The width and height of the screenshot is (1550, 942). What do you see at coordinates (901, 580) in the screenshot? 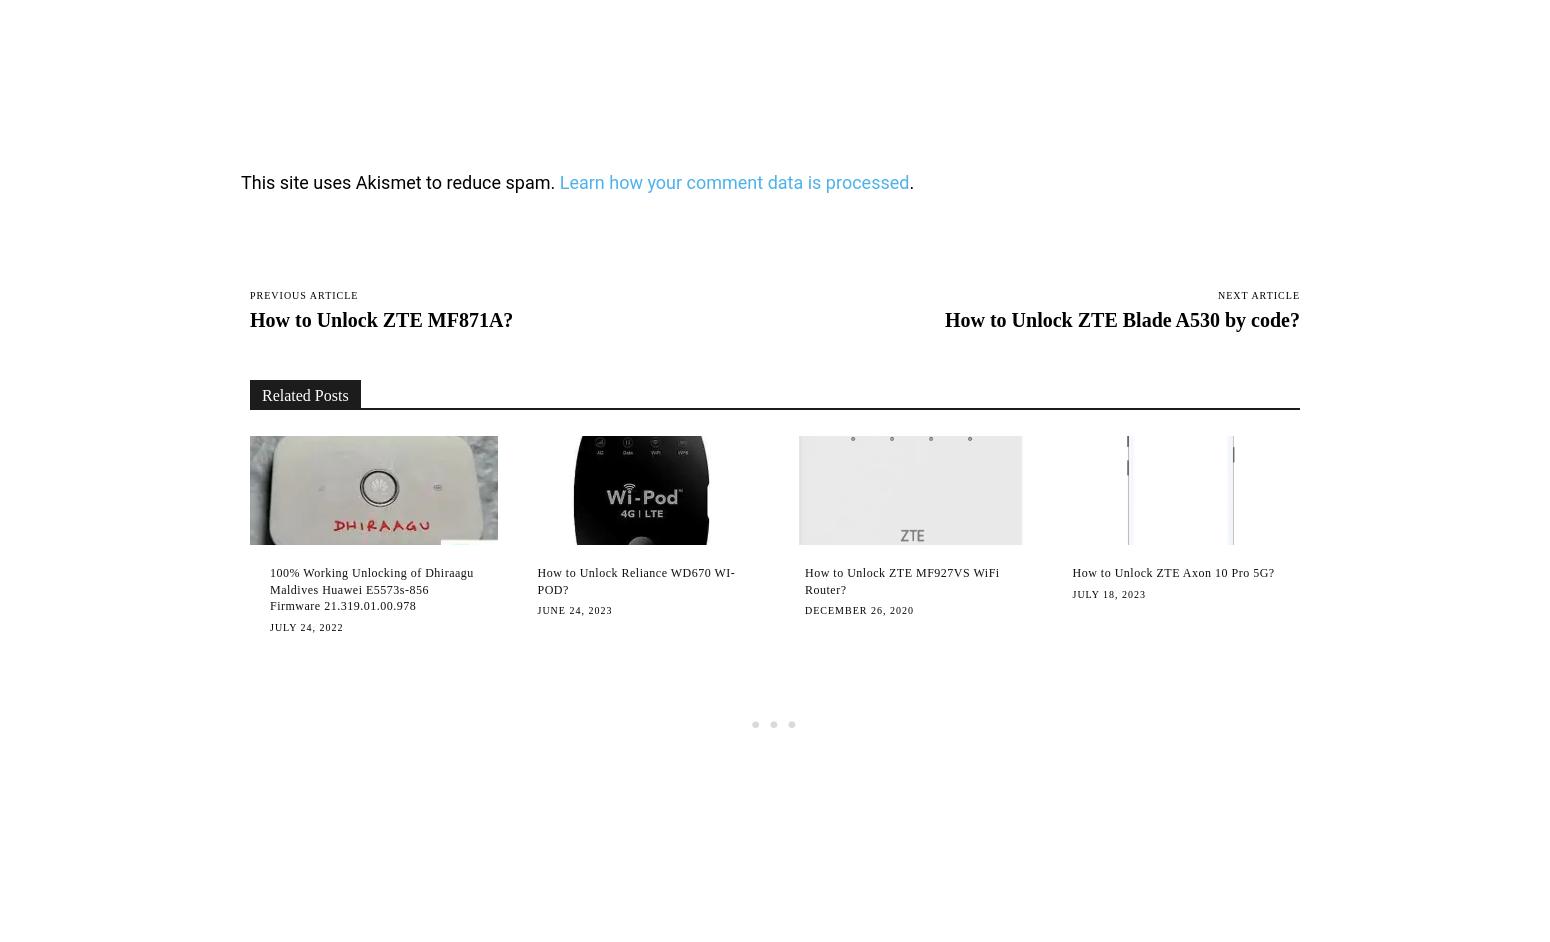
I see `'How to Unlock ZTE MF927VS WiFi Router?'` at bounding box center [901, 580].